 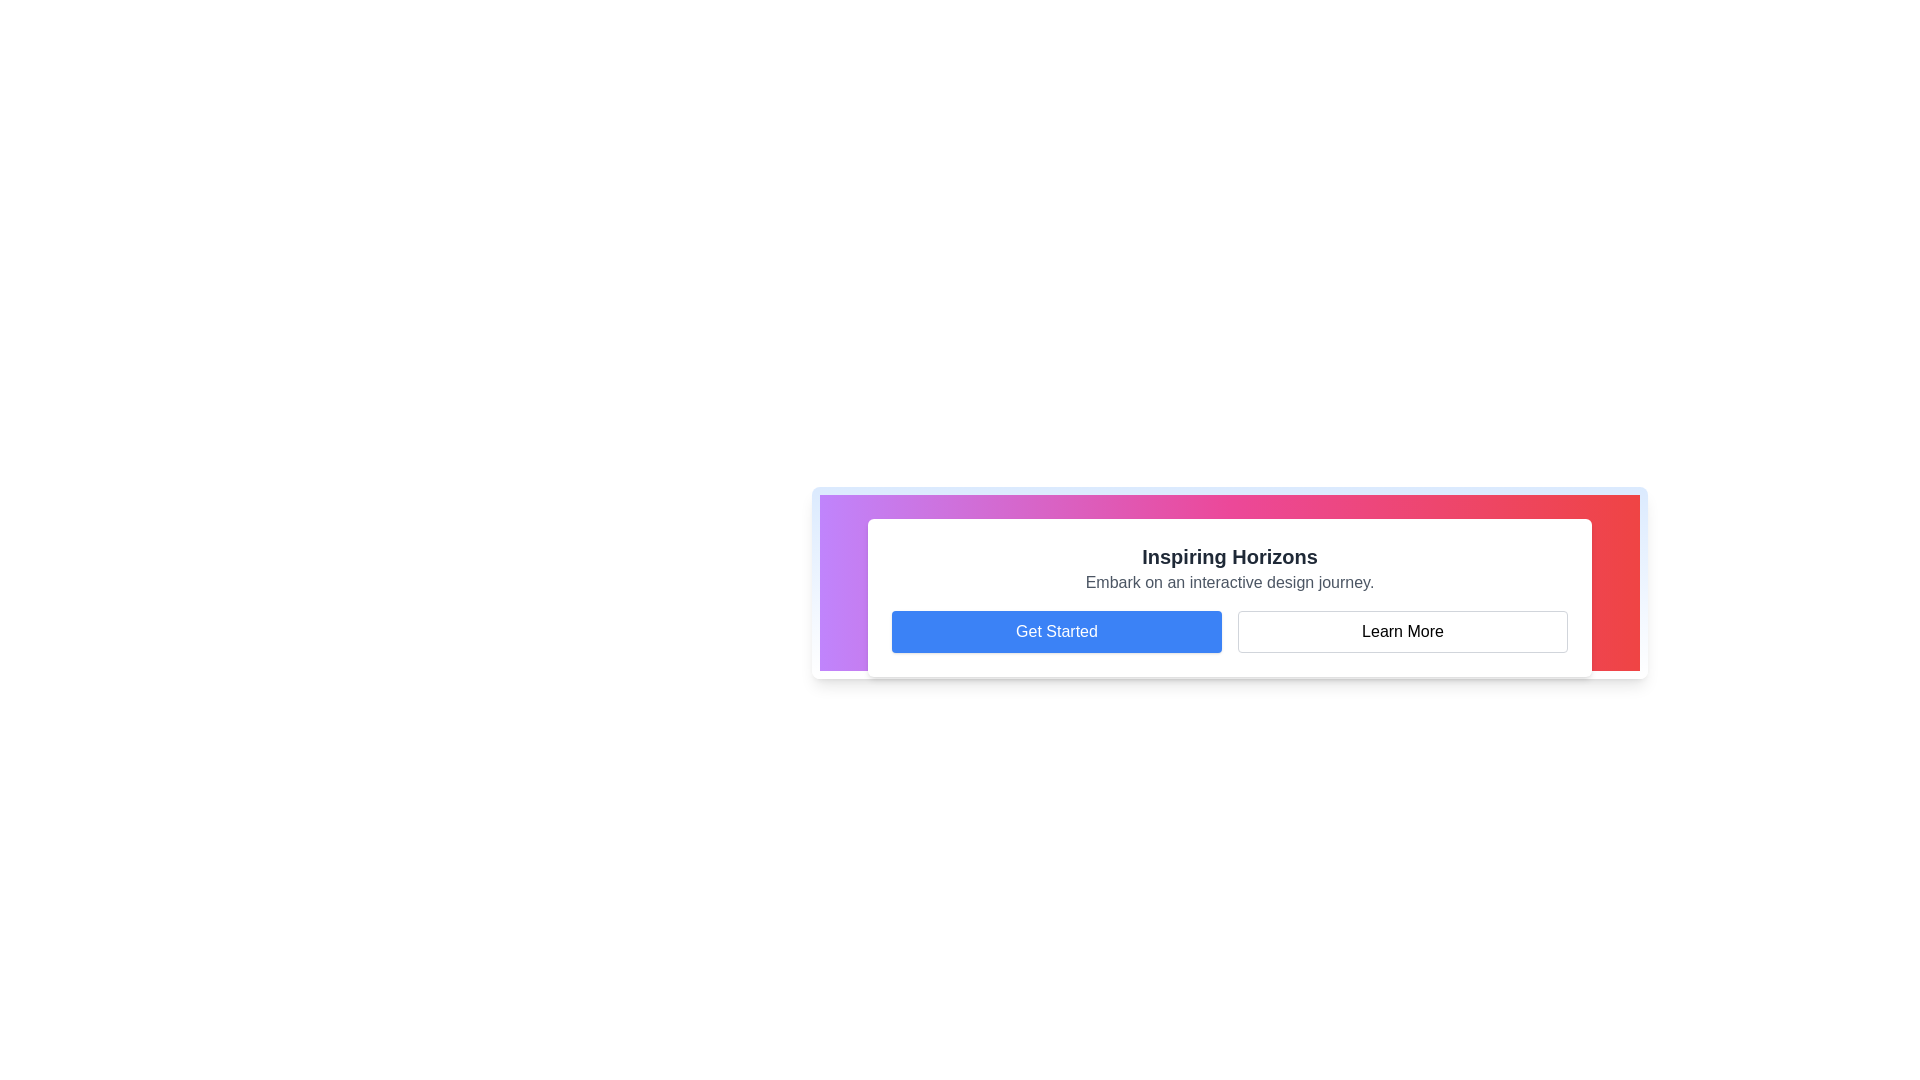 I want to click on the text label that provides a motivational phrase, positioned below the title 'Inspiring Horizons' and above the buttons 'Get Started' and 'Learn More', so click(x=1228, y=582).